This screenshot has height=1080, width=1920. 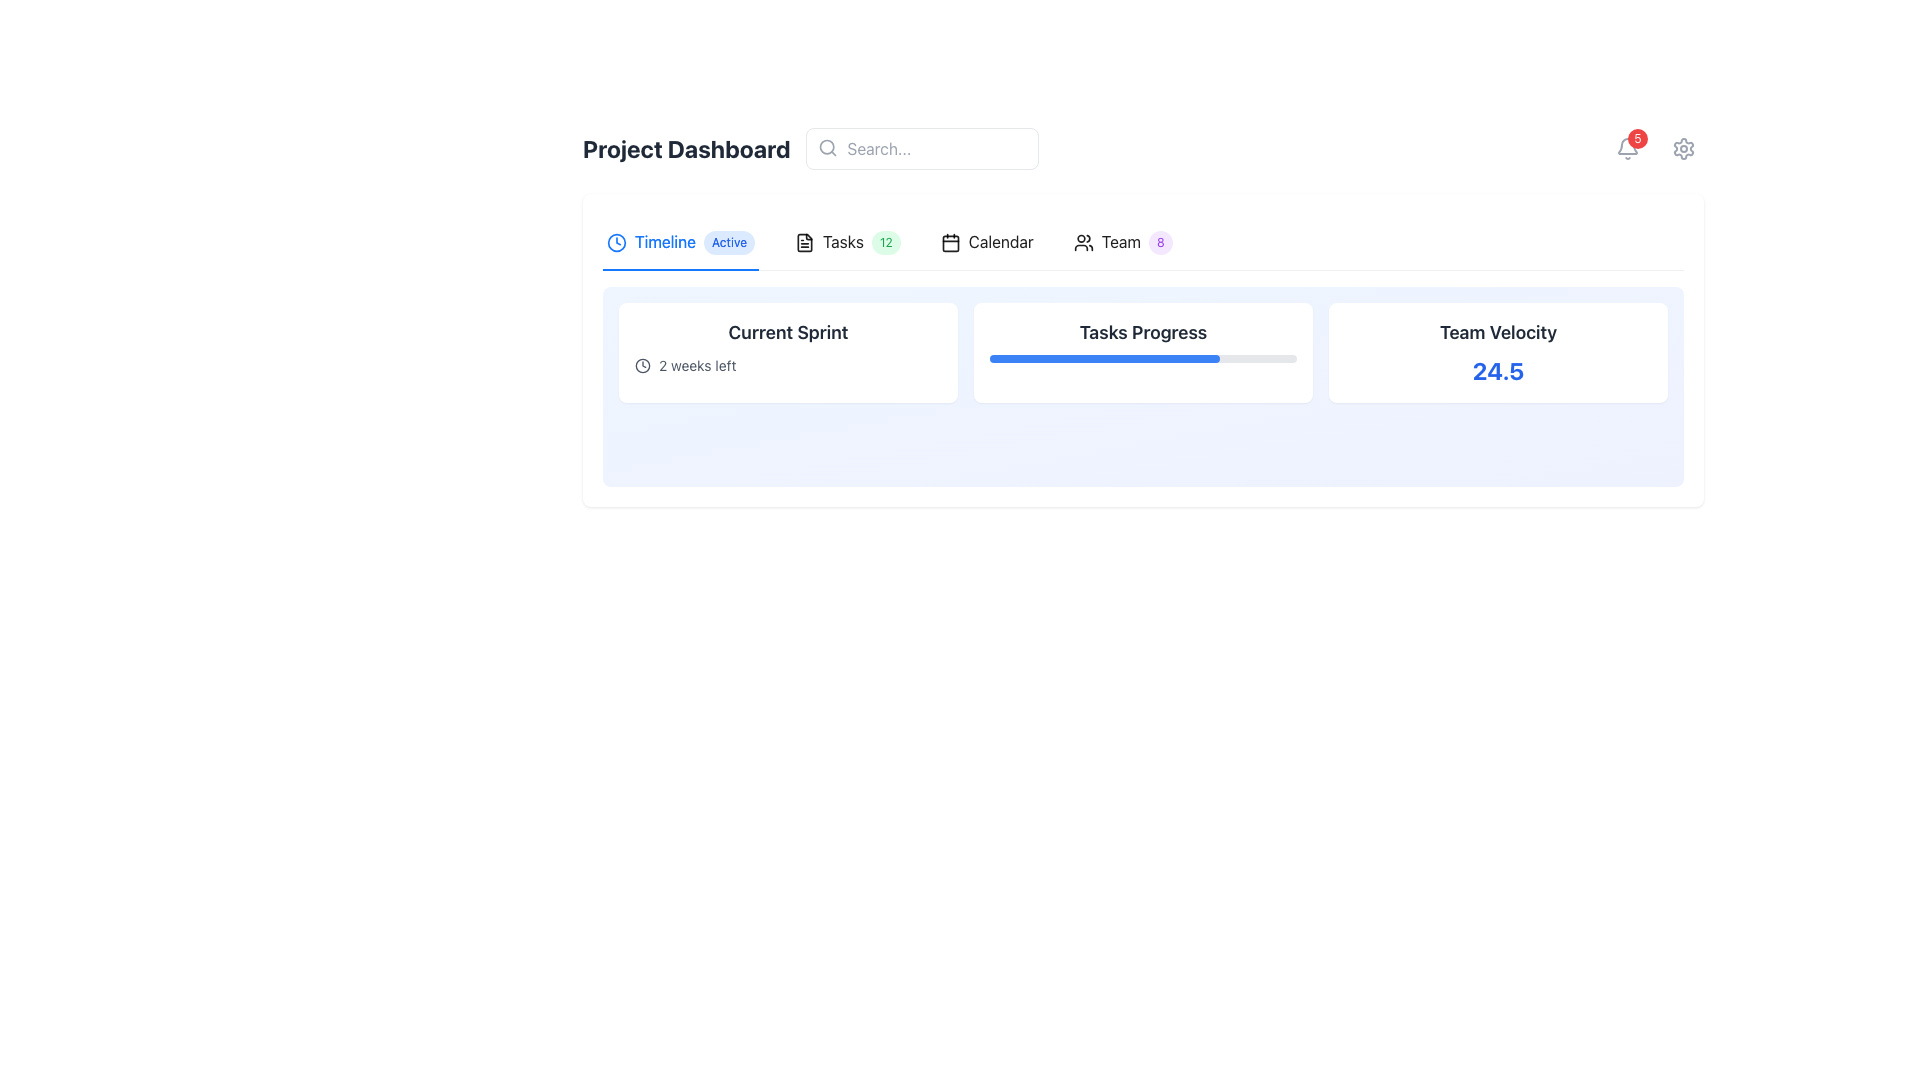 I want to click on 'Project Dashboard' text label located at the top-left of the interface, which is displayed in a bold and large font with a dark gray color, so click(x=686, y=148).